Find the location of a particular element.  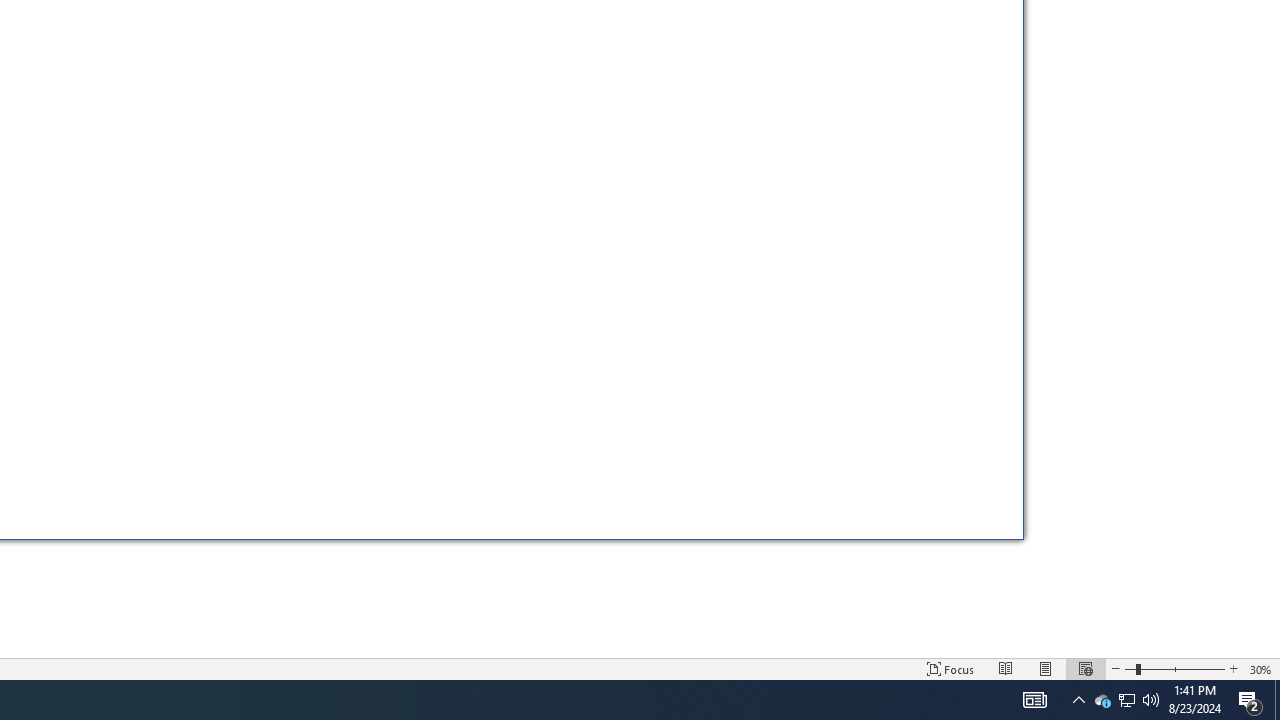

'Q2790: 100%' is located at coordinates (1127, 698).